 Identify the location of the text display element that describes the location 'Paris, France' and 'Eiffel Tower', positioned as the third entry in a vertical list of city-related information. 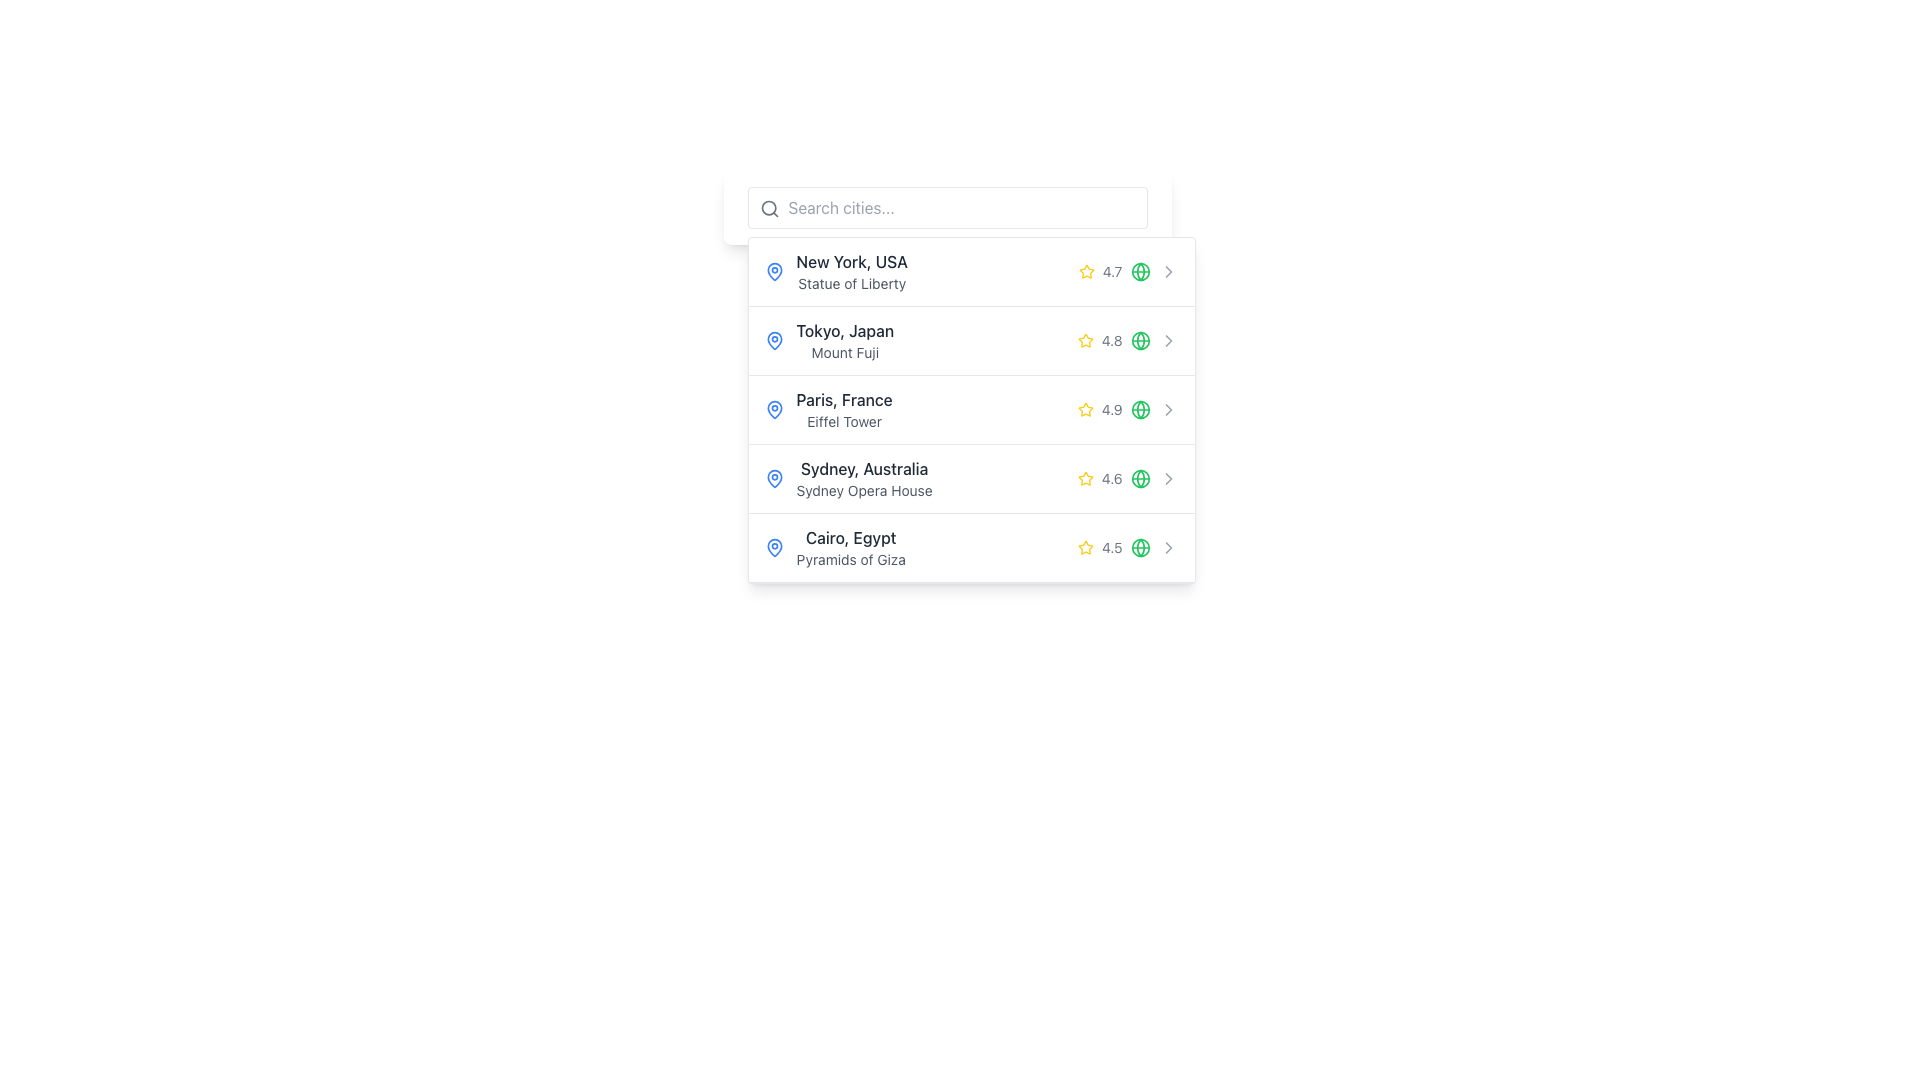
(844, 408).